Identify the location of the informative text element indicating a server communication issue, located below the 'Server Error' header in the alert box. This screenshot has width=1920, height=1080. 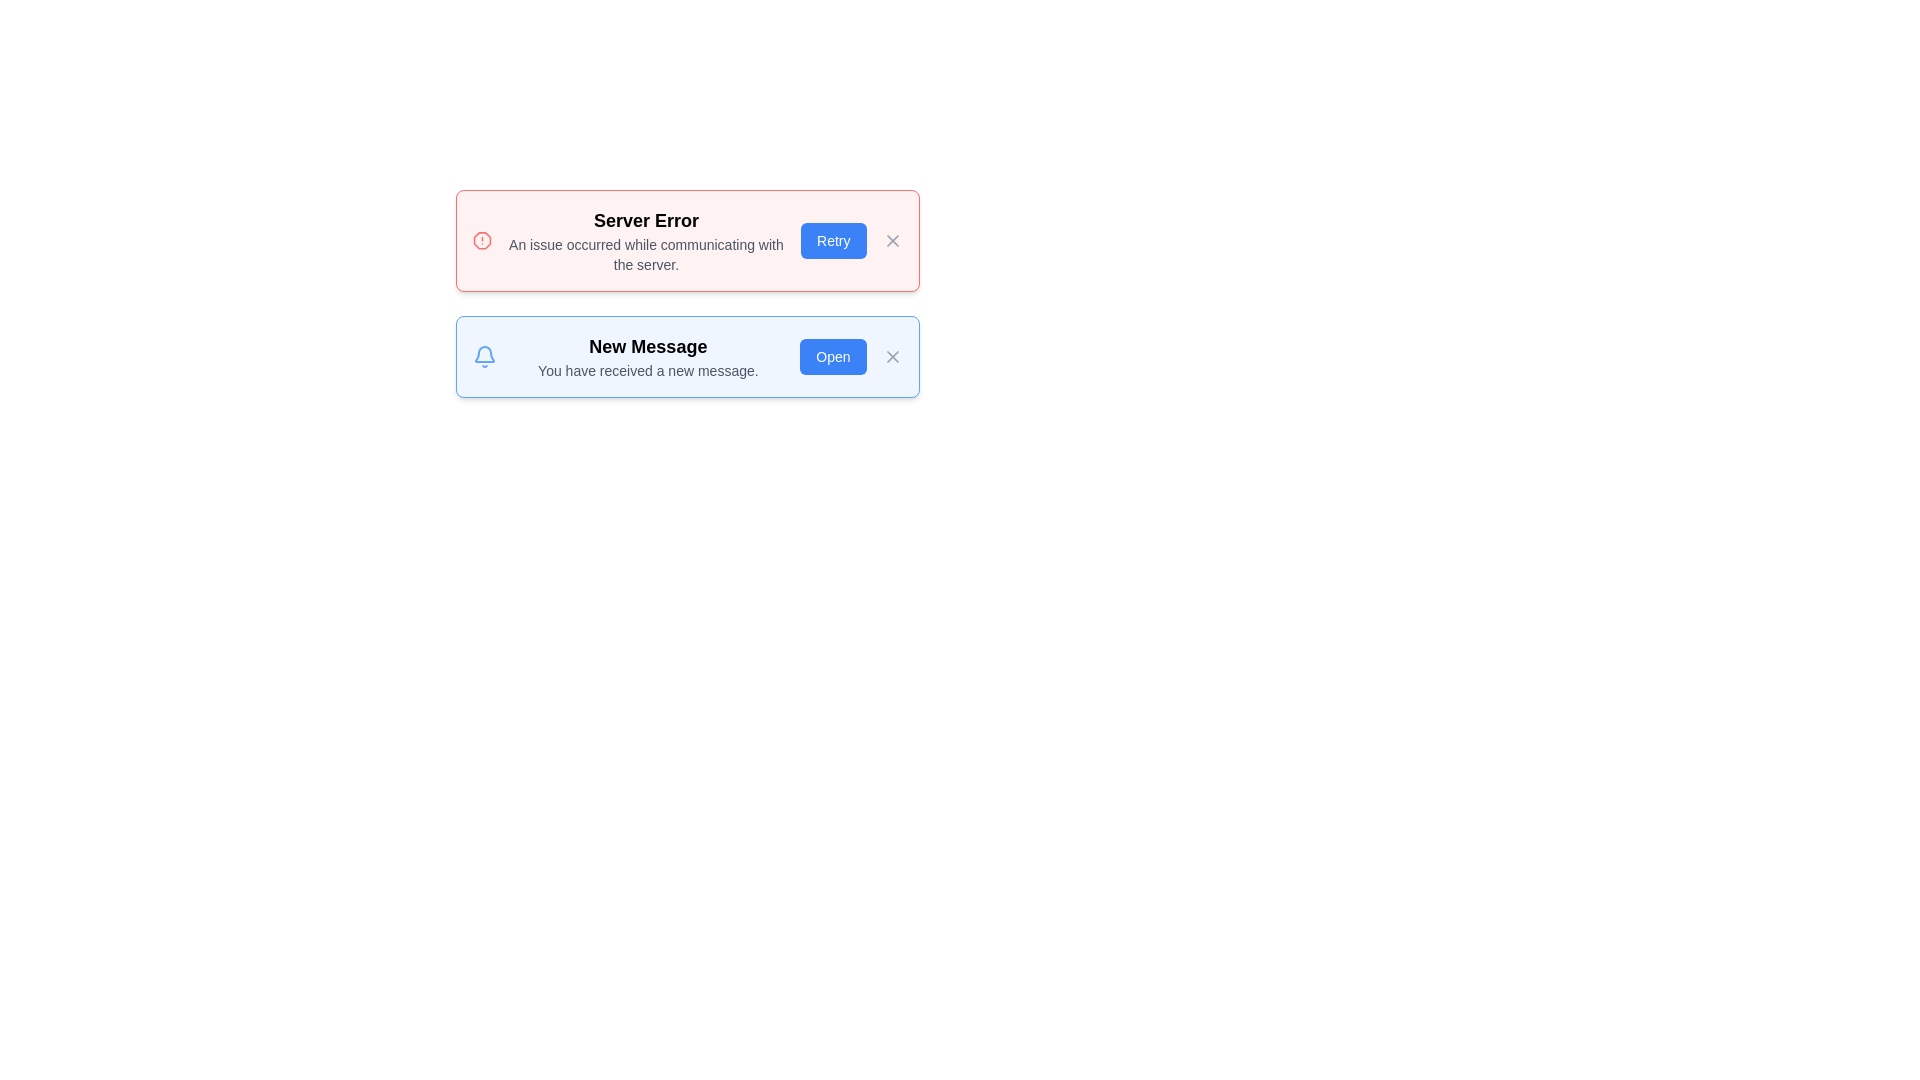
(646, 253).